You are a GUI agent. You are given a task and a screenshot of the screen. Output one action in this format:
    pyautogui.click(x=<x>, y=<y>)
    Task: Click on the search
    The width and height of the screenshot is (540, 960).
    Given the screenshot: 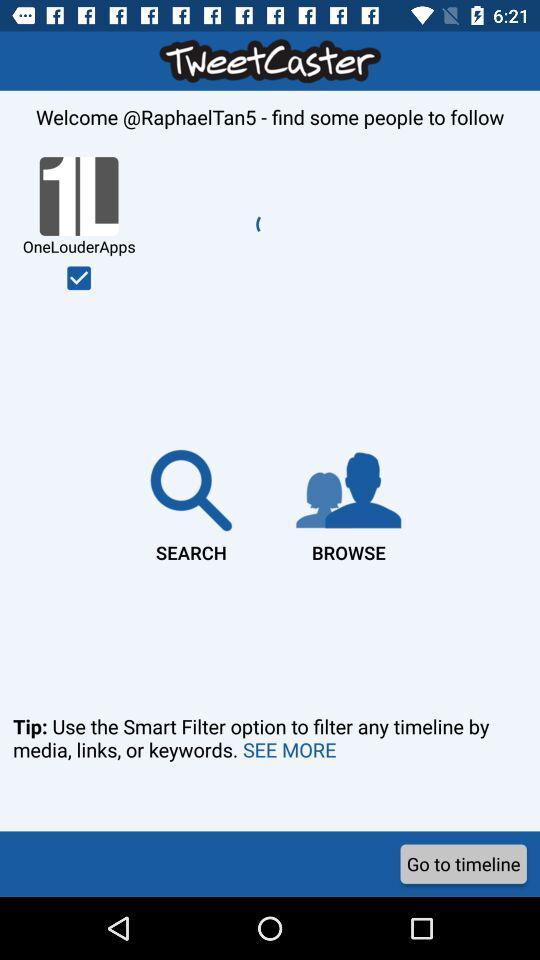 What is the action you would take?
    pyautogui.click(x=191, y=501)
    